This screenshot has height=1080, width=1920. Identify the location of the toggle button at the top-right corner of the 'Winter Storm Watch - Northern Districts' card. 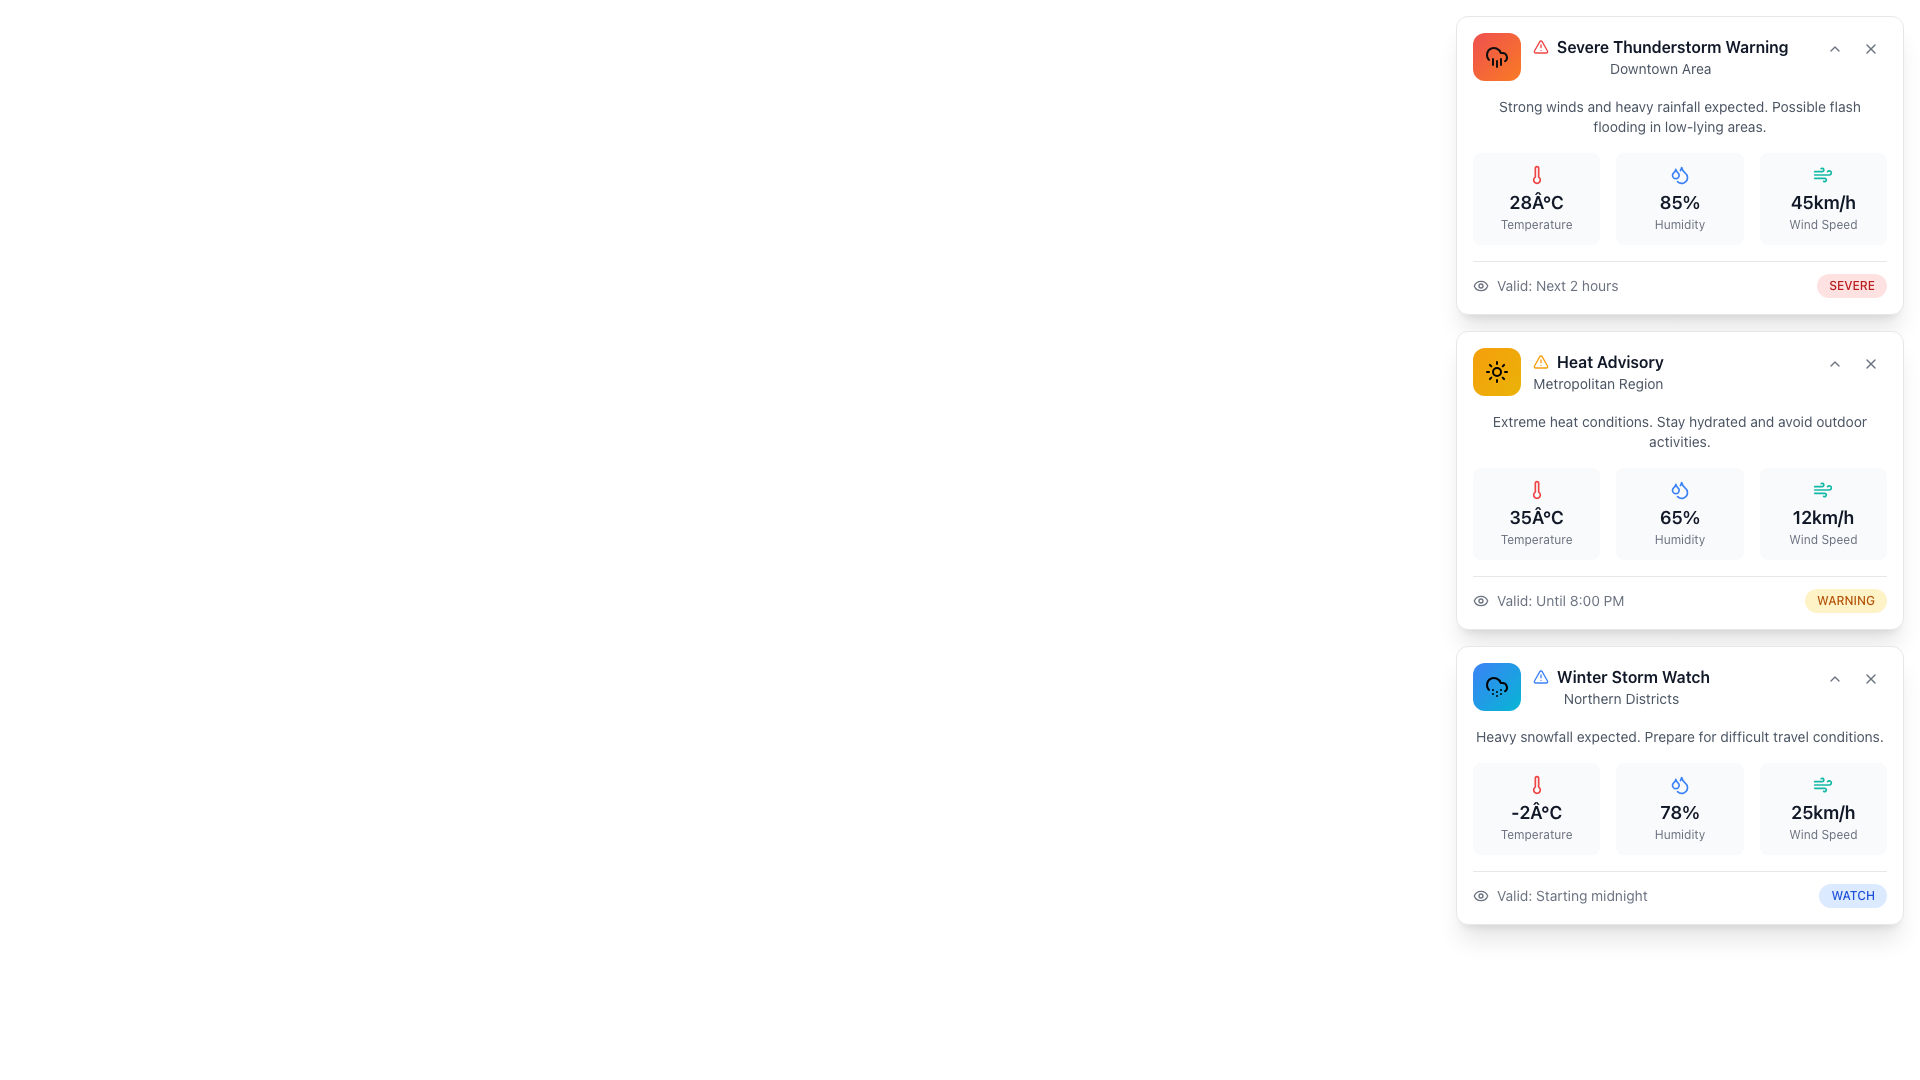
(1834, 677).